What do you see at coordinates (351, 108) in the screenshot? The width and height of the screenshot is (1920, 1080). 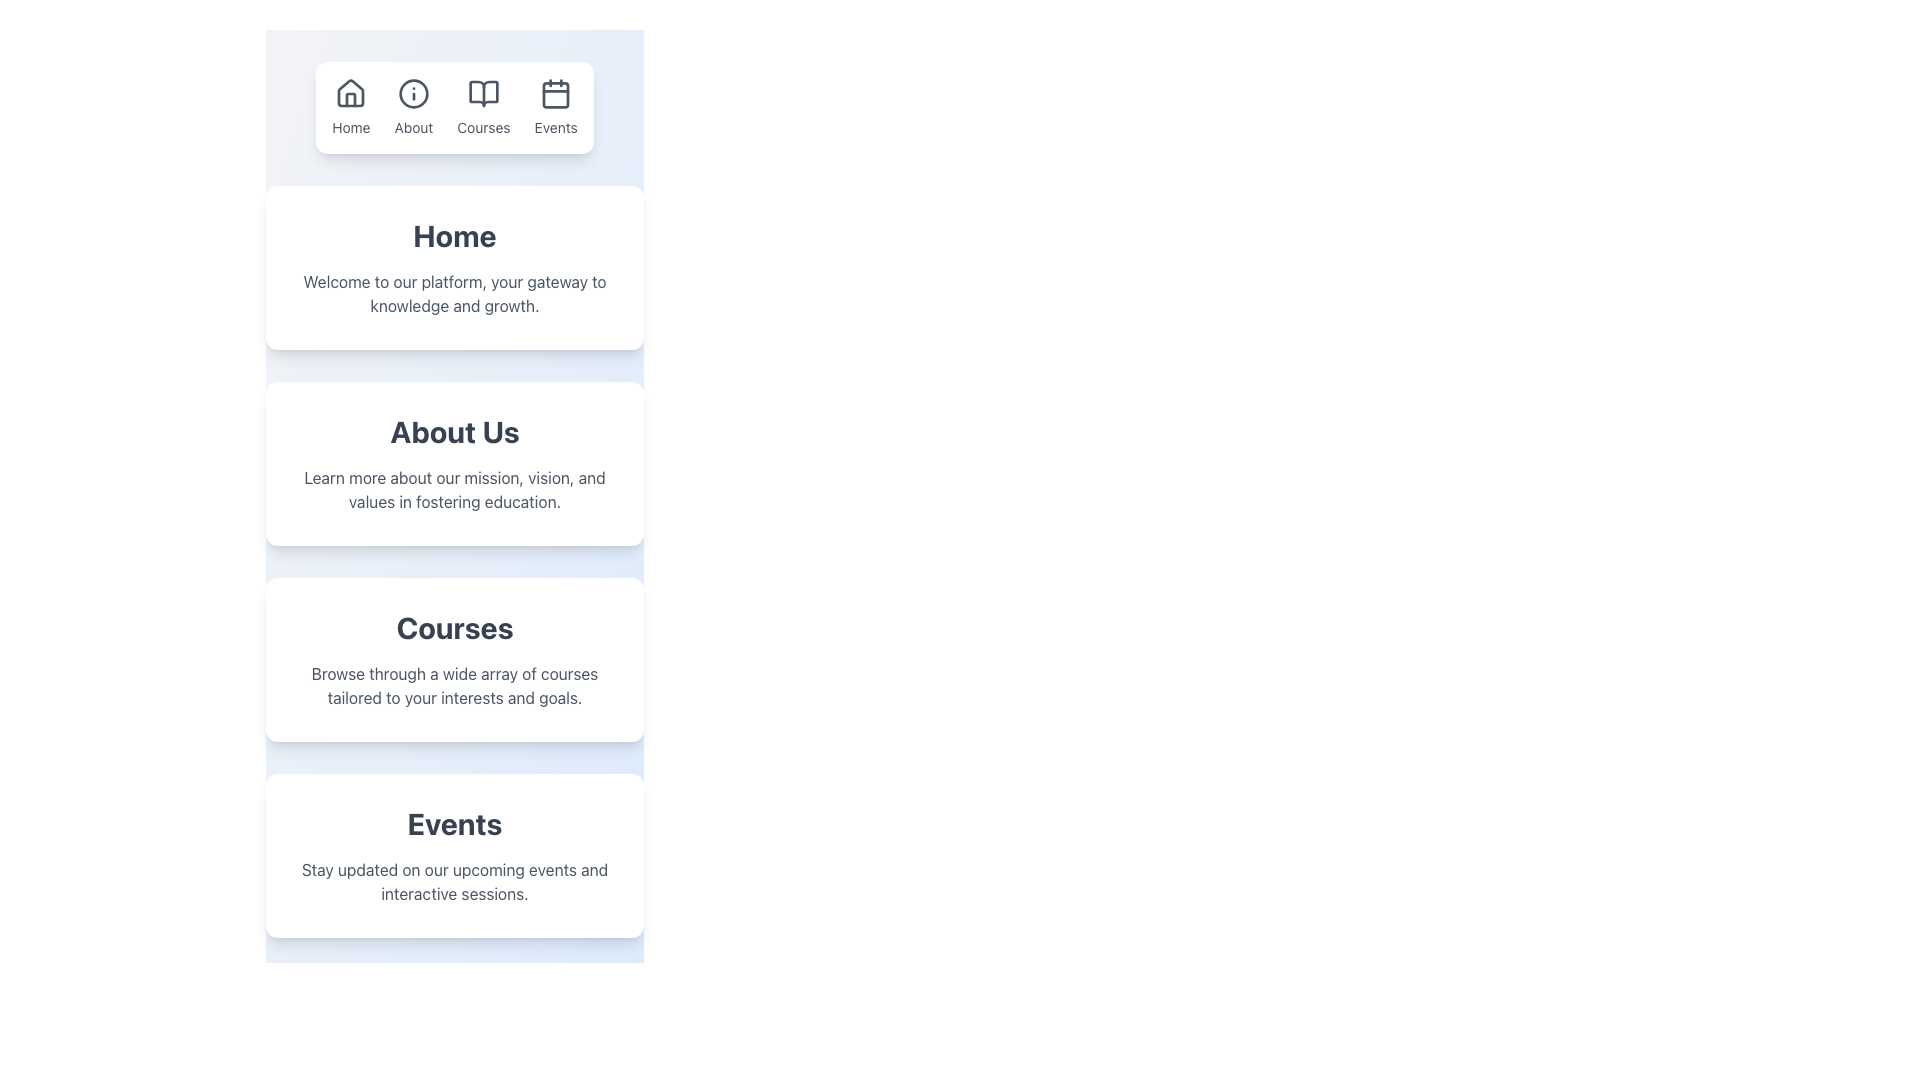 I see `the Interactive navigation button labeled 'Home'` at bounding box center [351, 108].